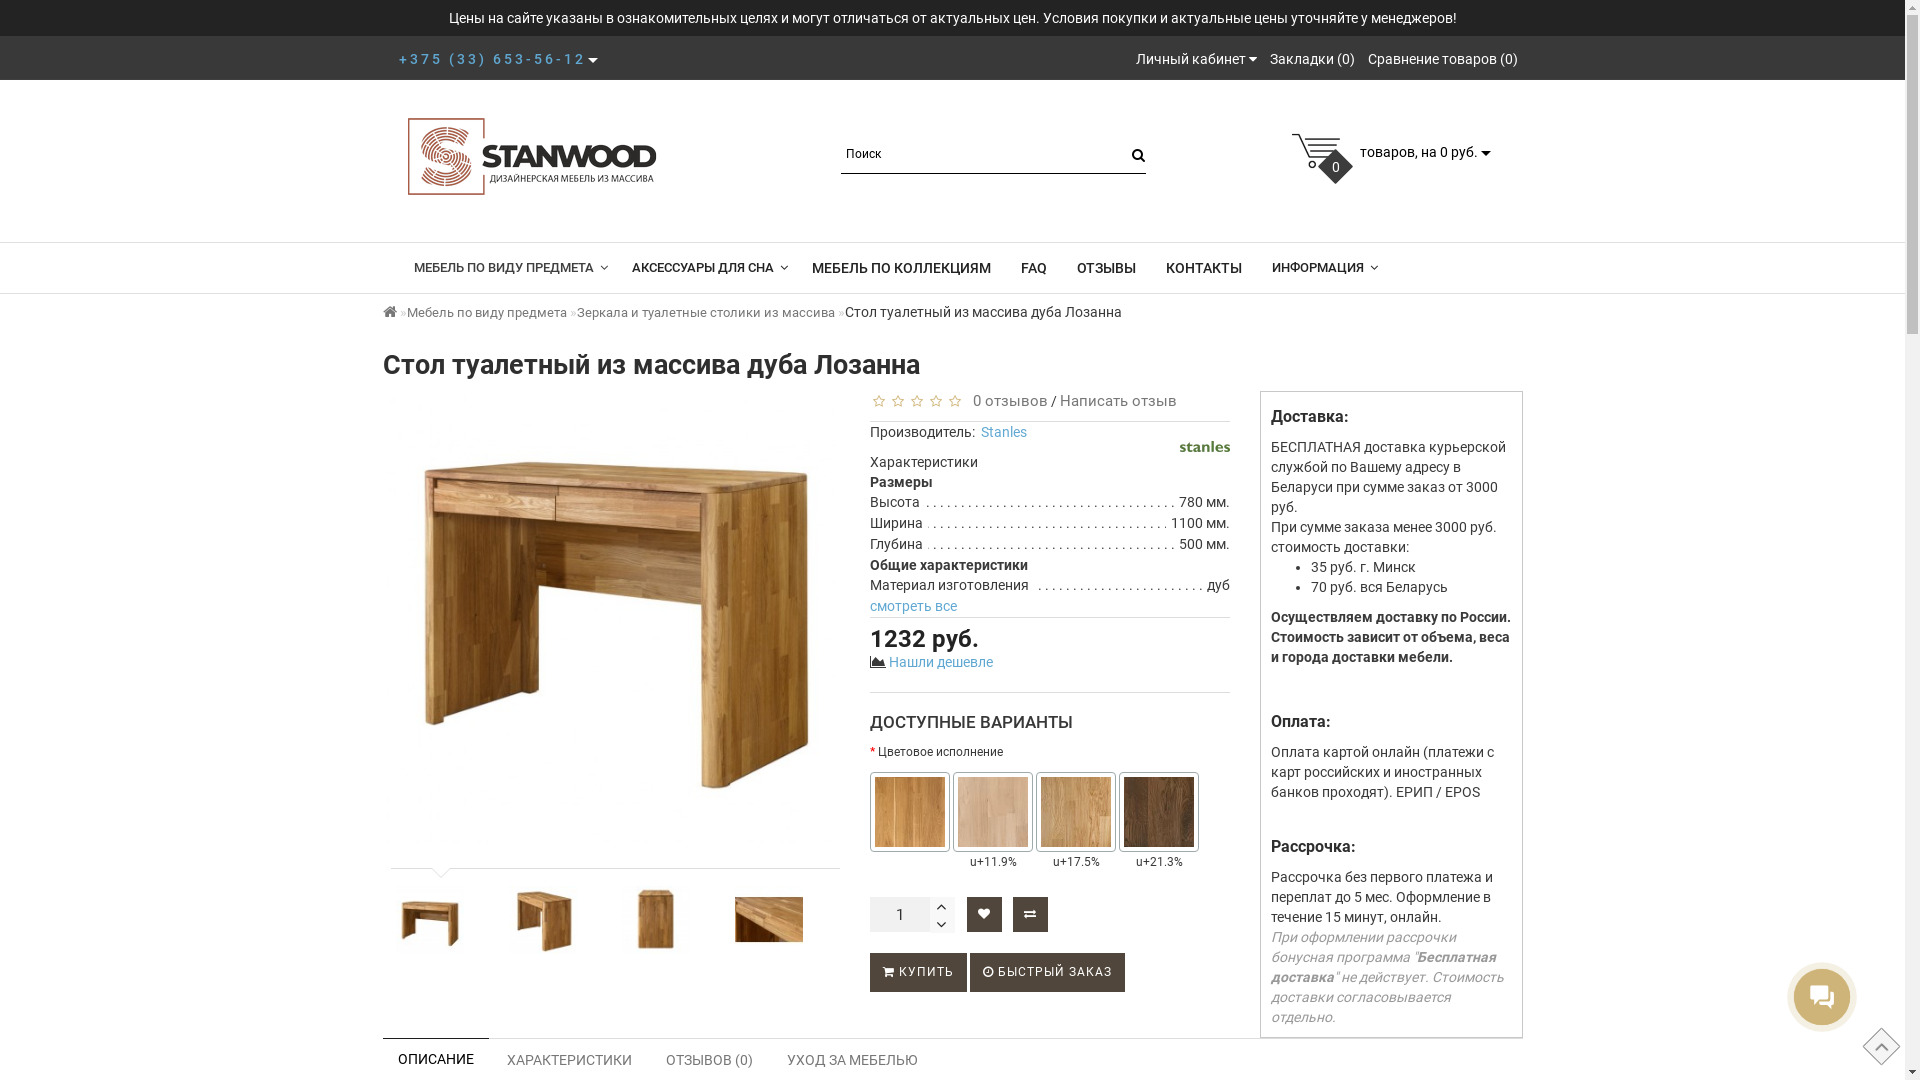 This screenshot has height=1080, width=1920. I want to click on '+375 (33) 653-56-12', so click(491, 57).